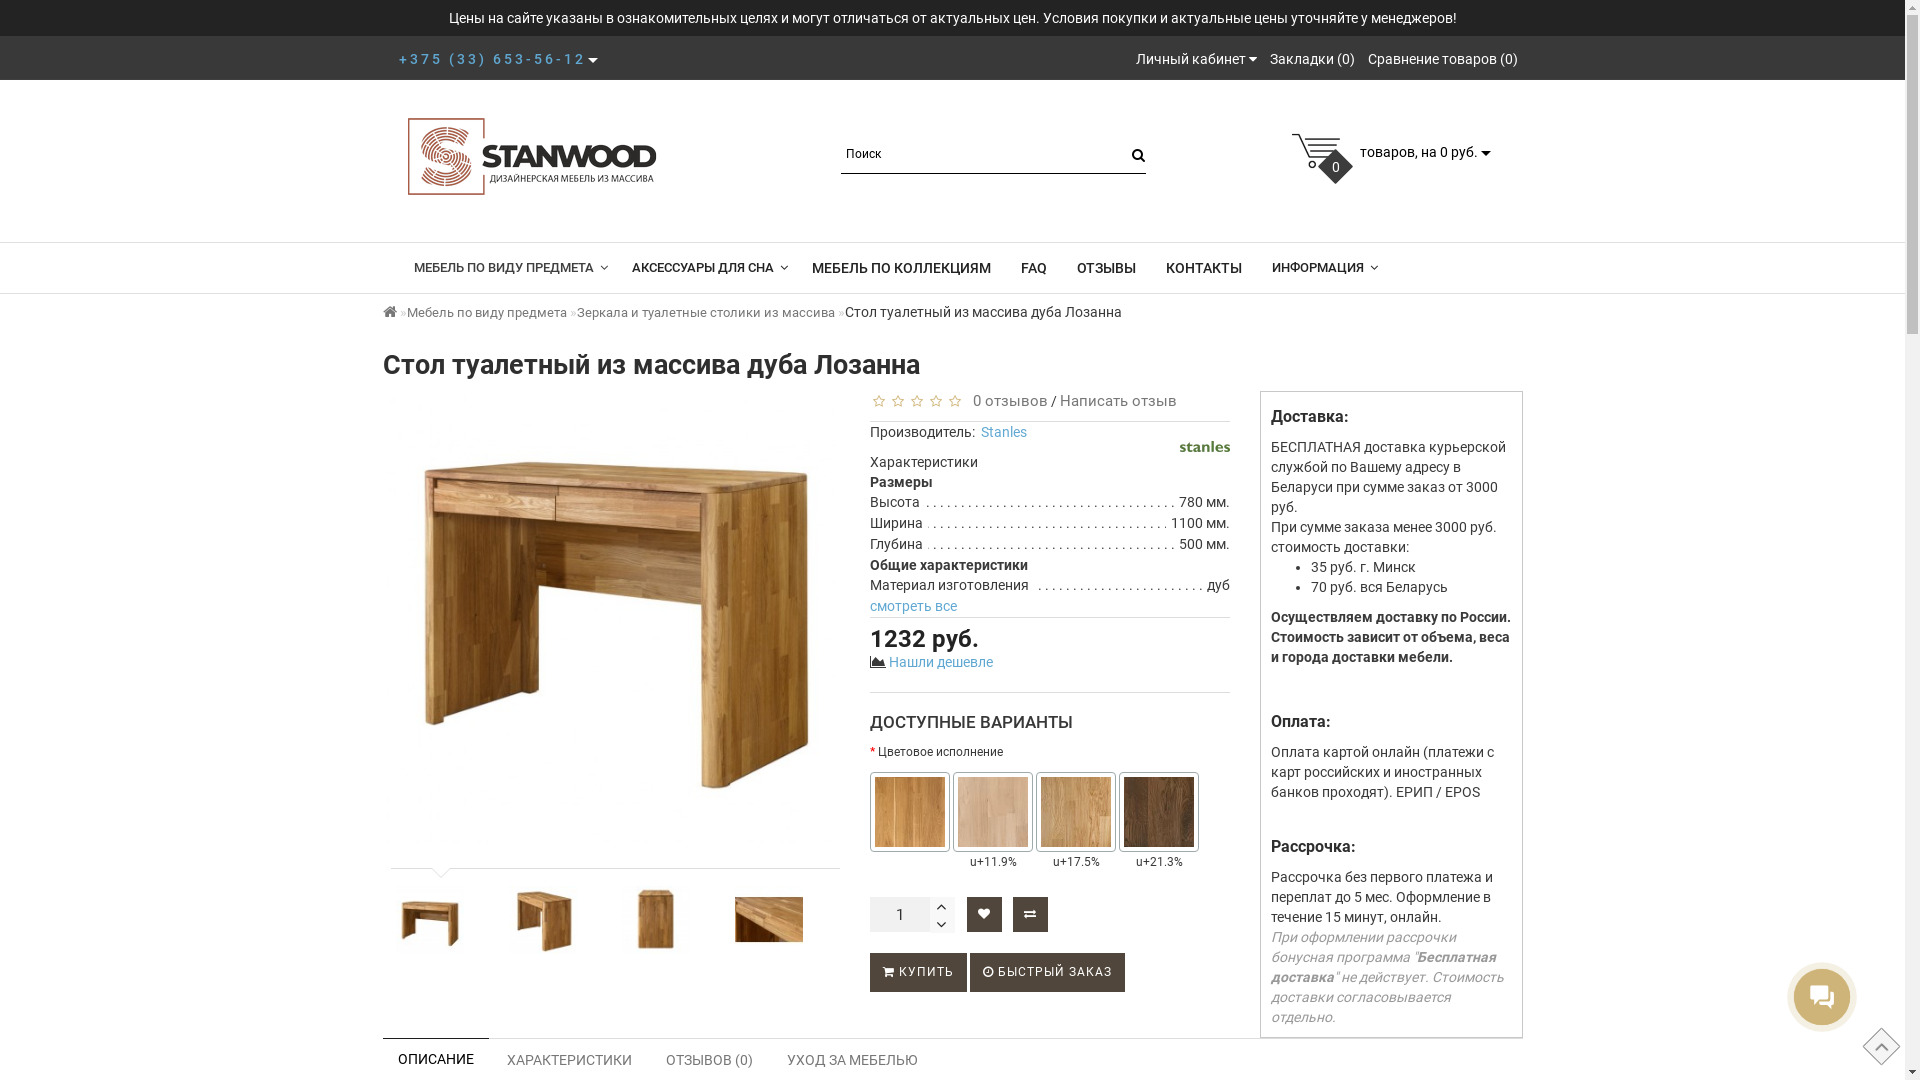 This screenshot has height=1080, width=1920. I want to click on '+375 (33) 653-56-12', so click(491, 57).